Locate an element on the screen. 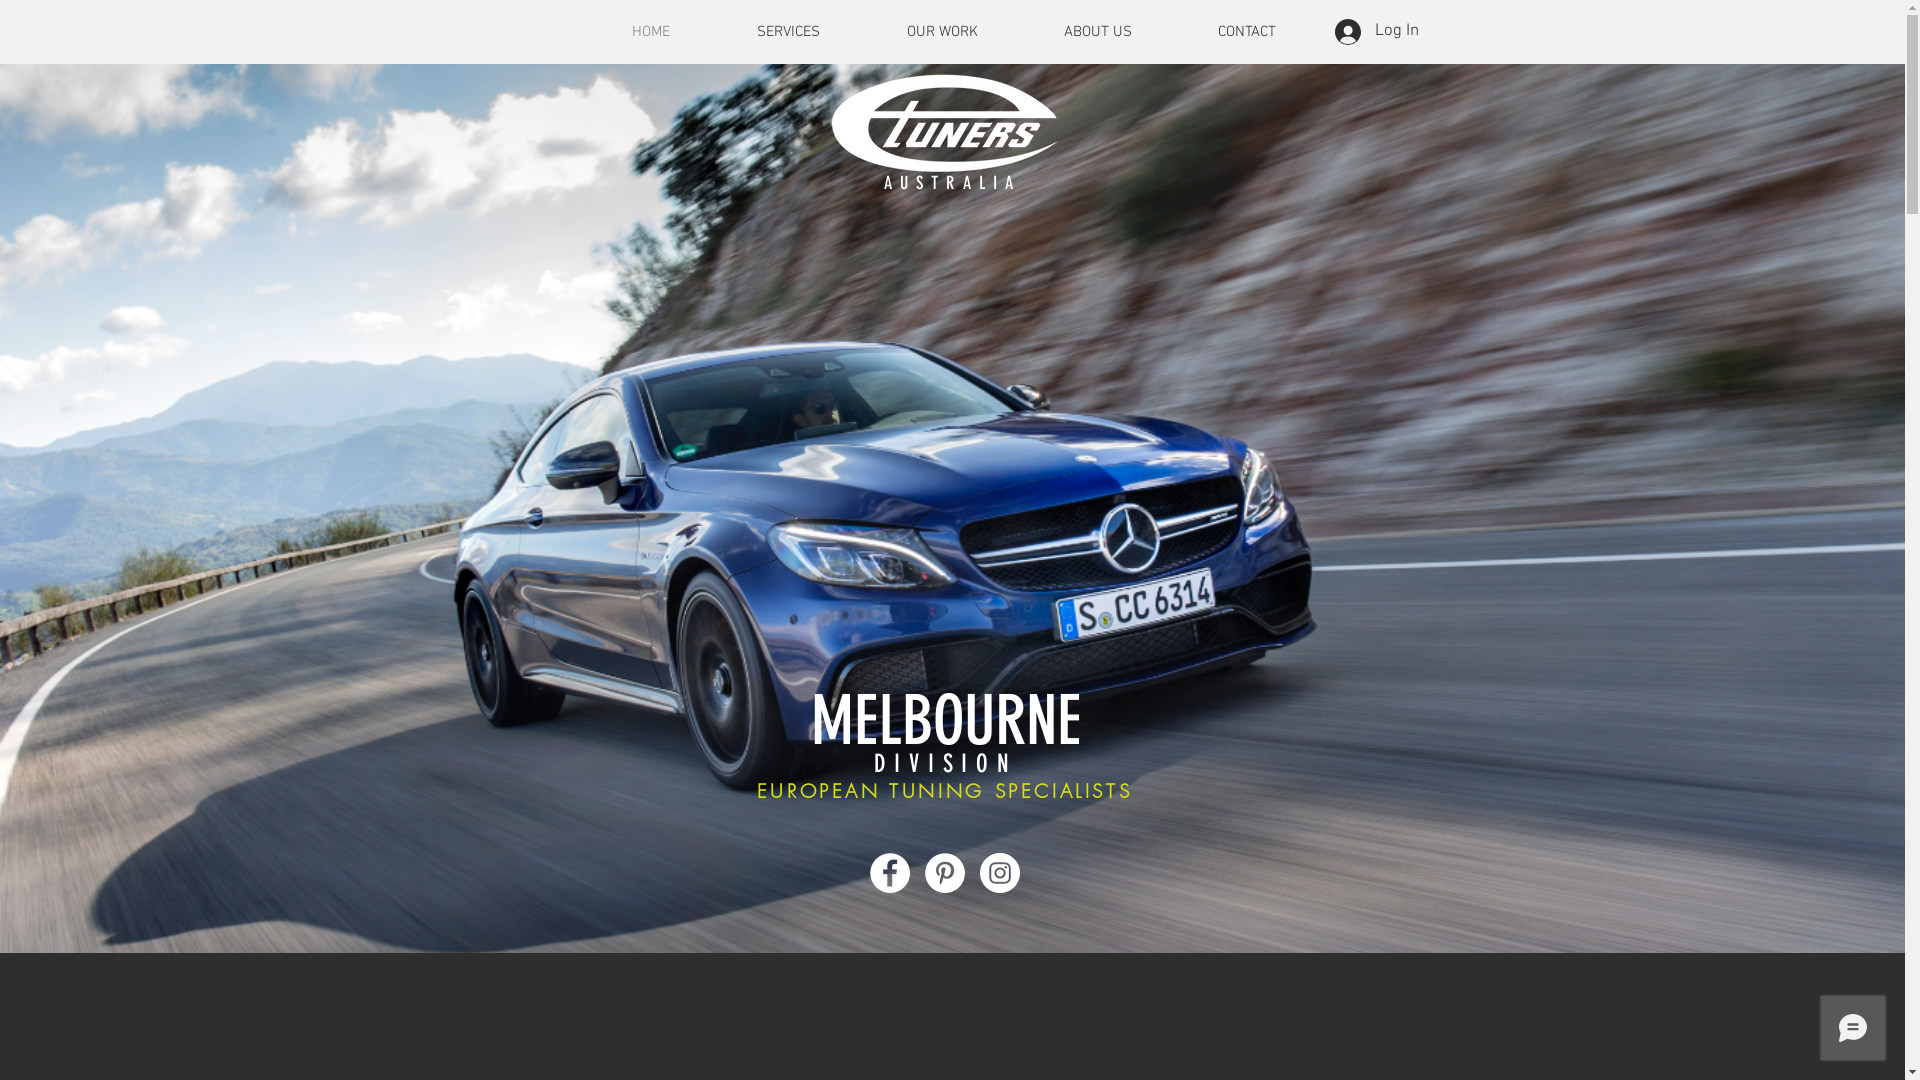 This screenshot has width=1920, height=1080. 'OUR WORK' is located at coordinates (941, 31).